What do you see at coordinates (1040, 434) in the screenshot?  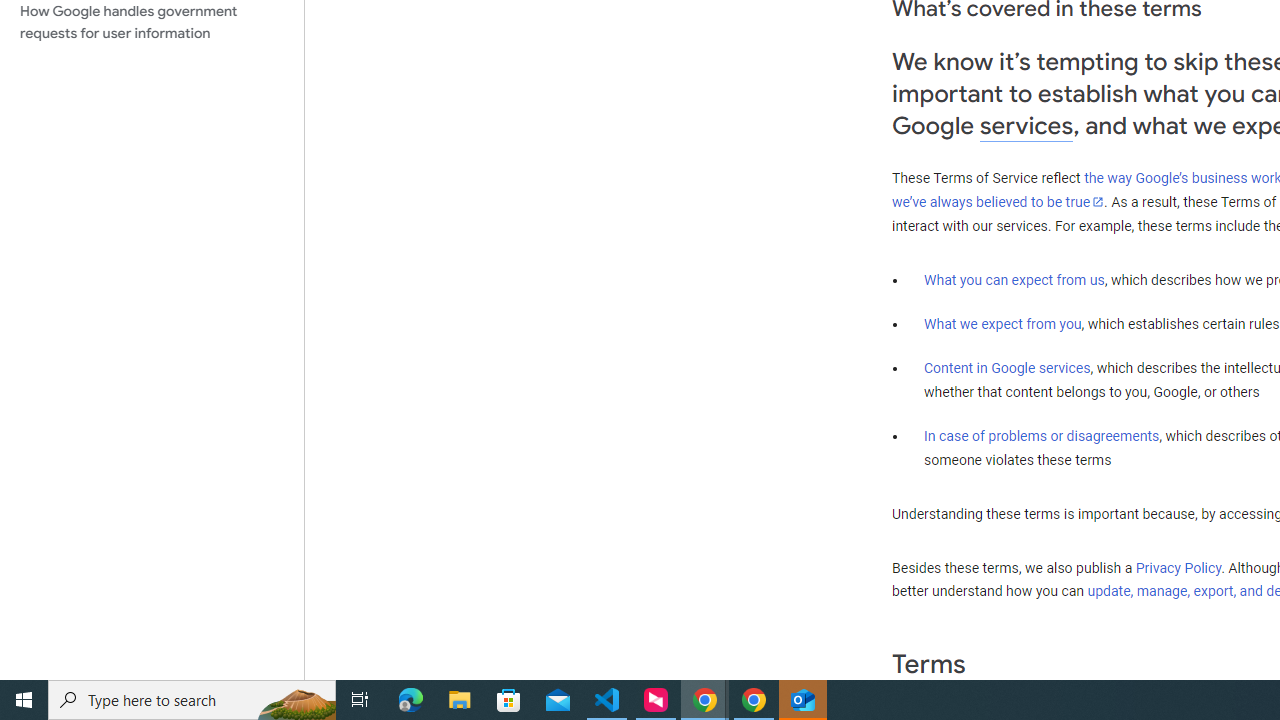 I see `'In case of problems or disagreements'` at bounding box center [1040, 434].